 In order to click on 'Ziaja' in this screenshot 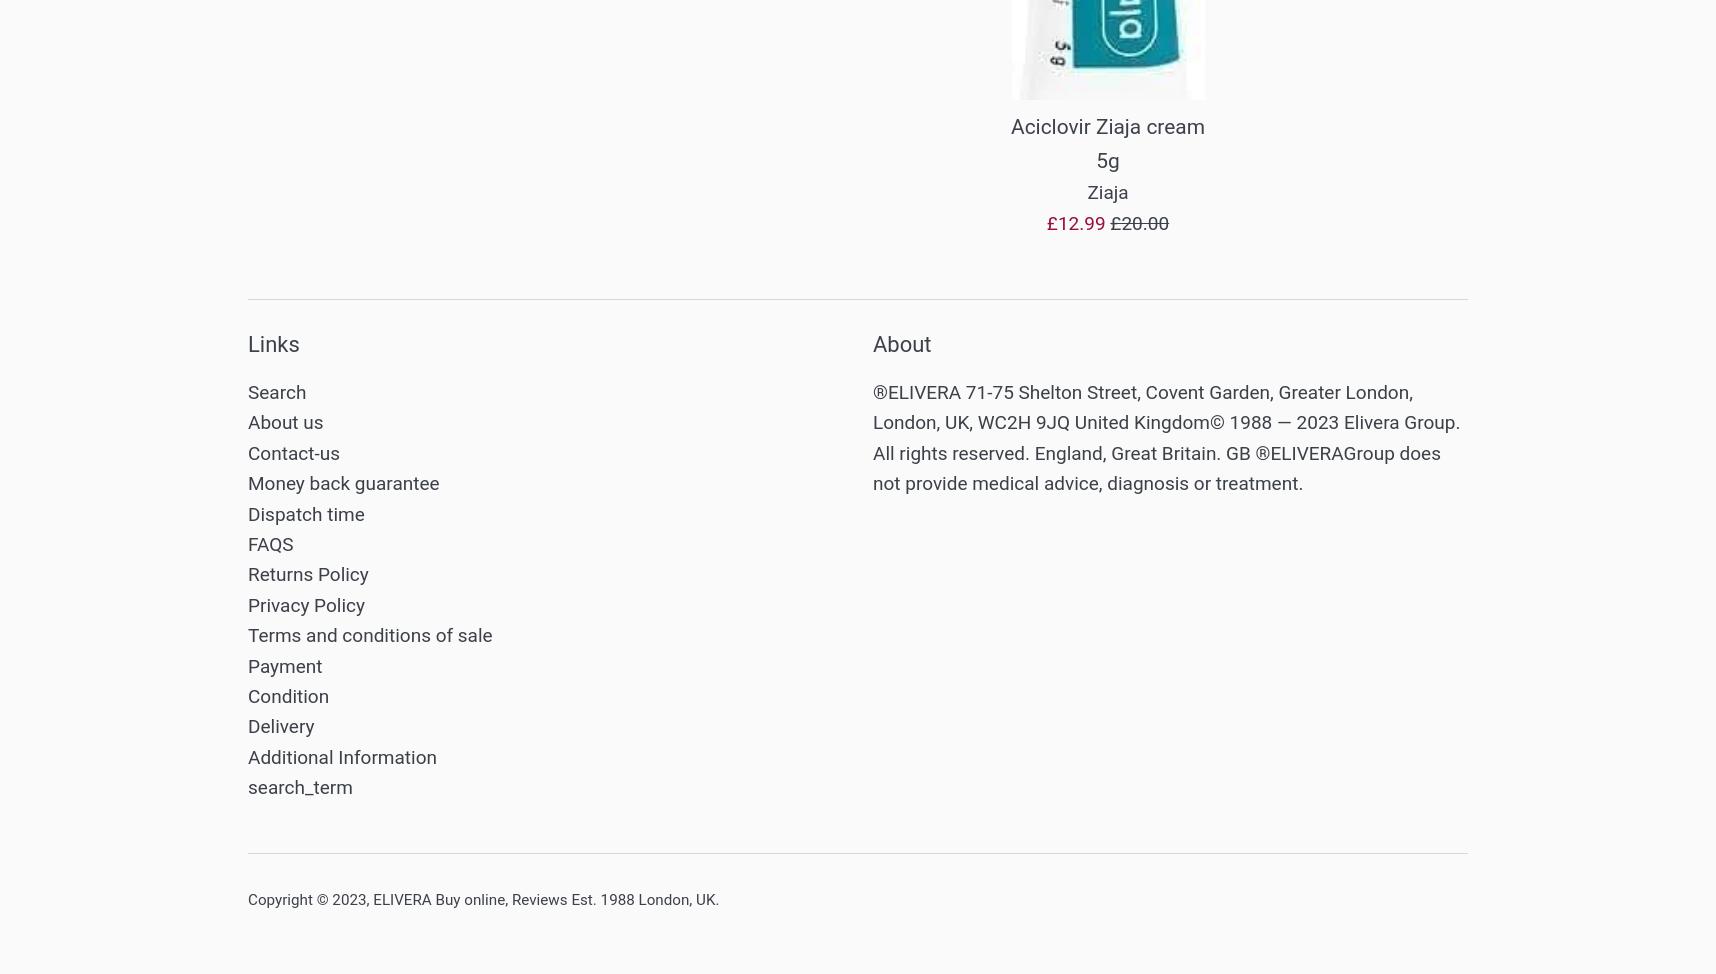, I will do `click(1106, 192)`.